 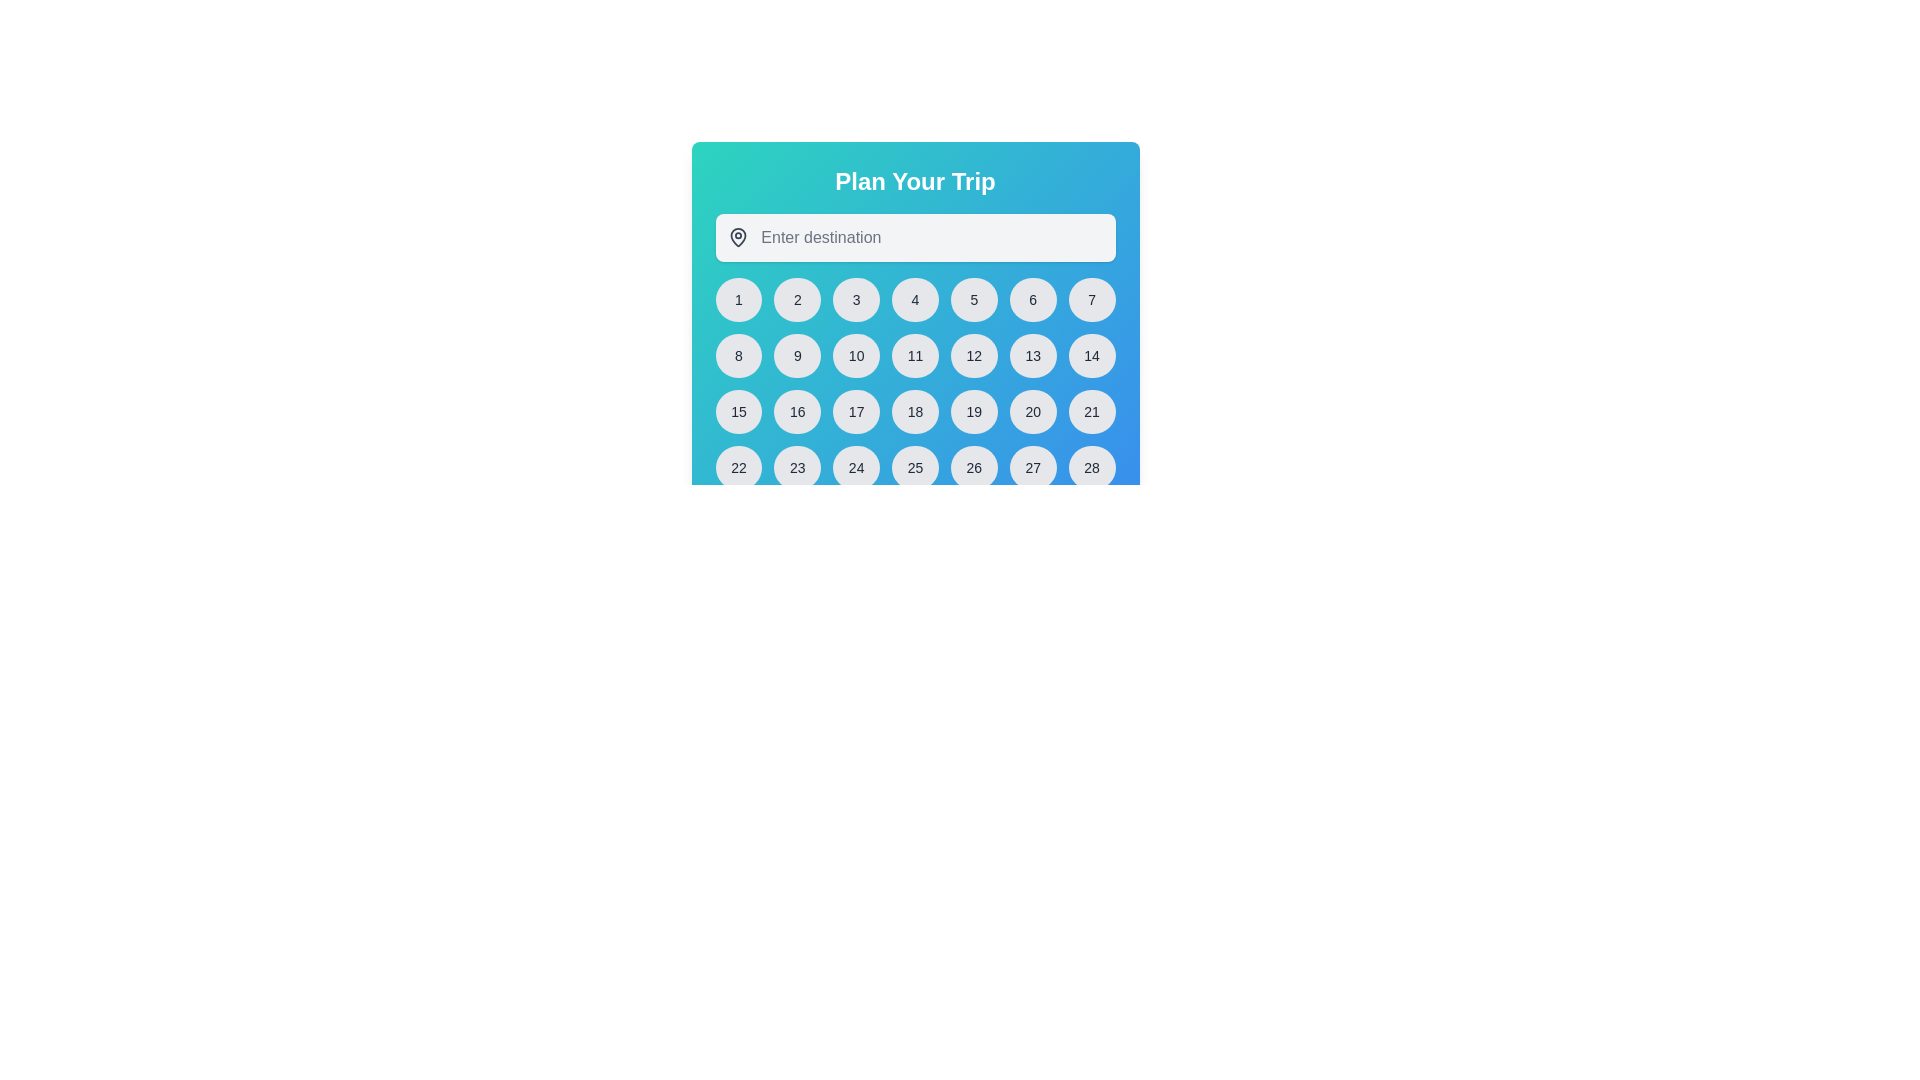 I want to click on the circular button labeled '28' with a gray background located in the bottom-right of the grid of buttons, so click(x=1091, y=467).